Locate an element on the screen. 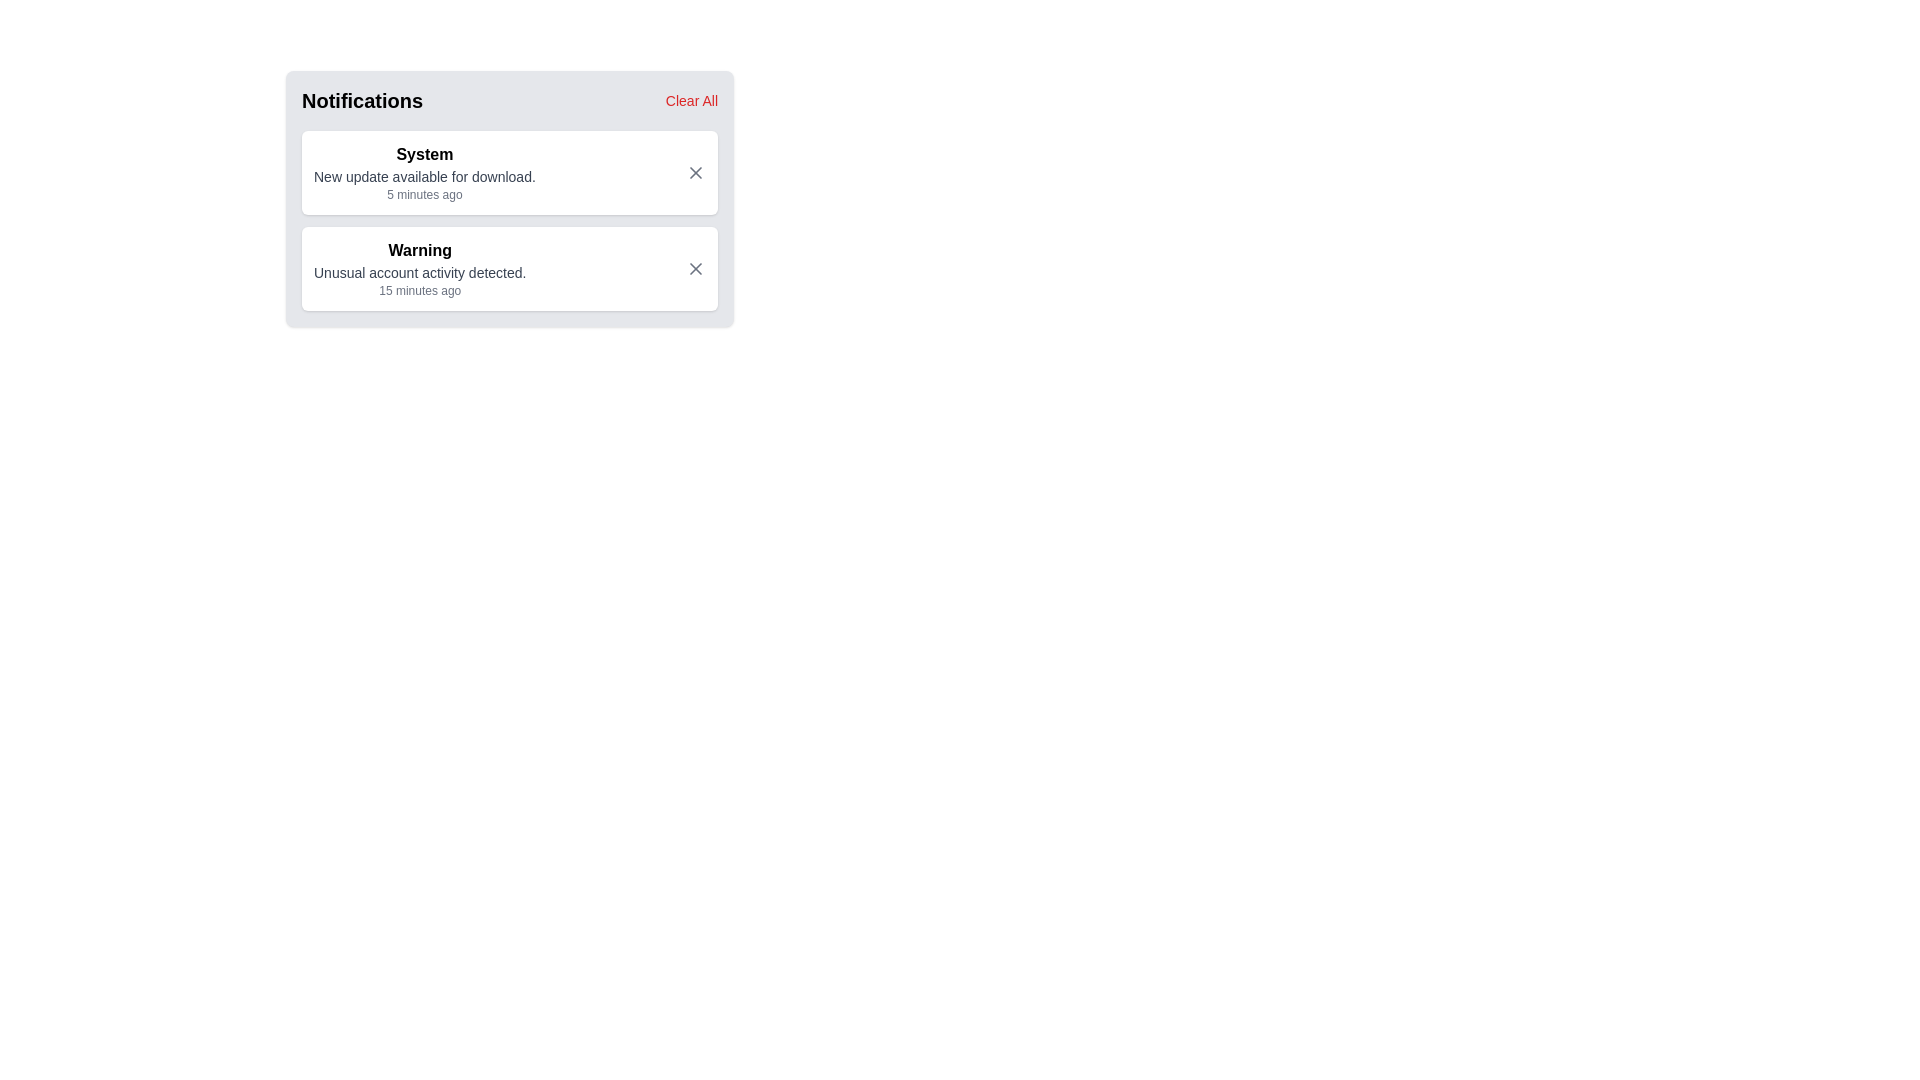 This screenshot has height=1080, width=1920. the header text label for the notifications section, which serves as a contextual indicator for the content below is located at coordinates (362, 100).